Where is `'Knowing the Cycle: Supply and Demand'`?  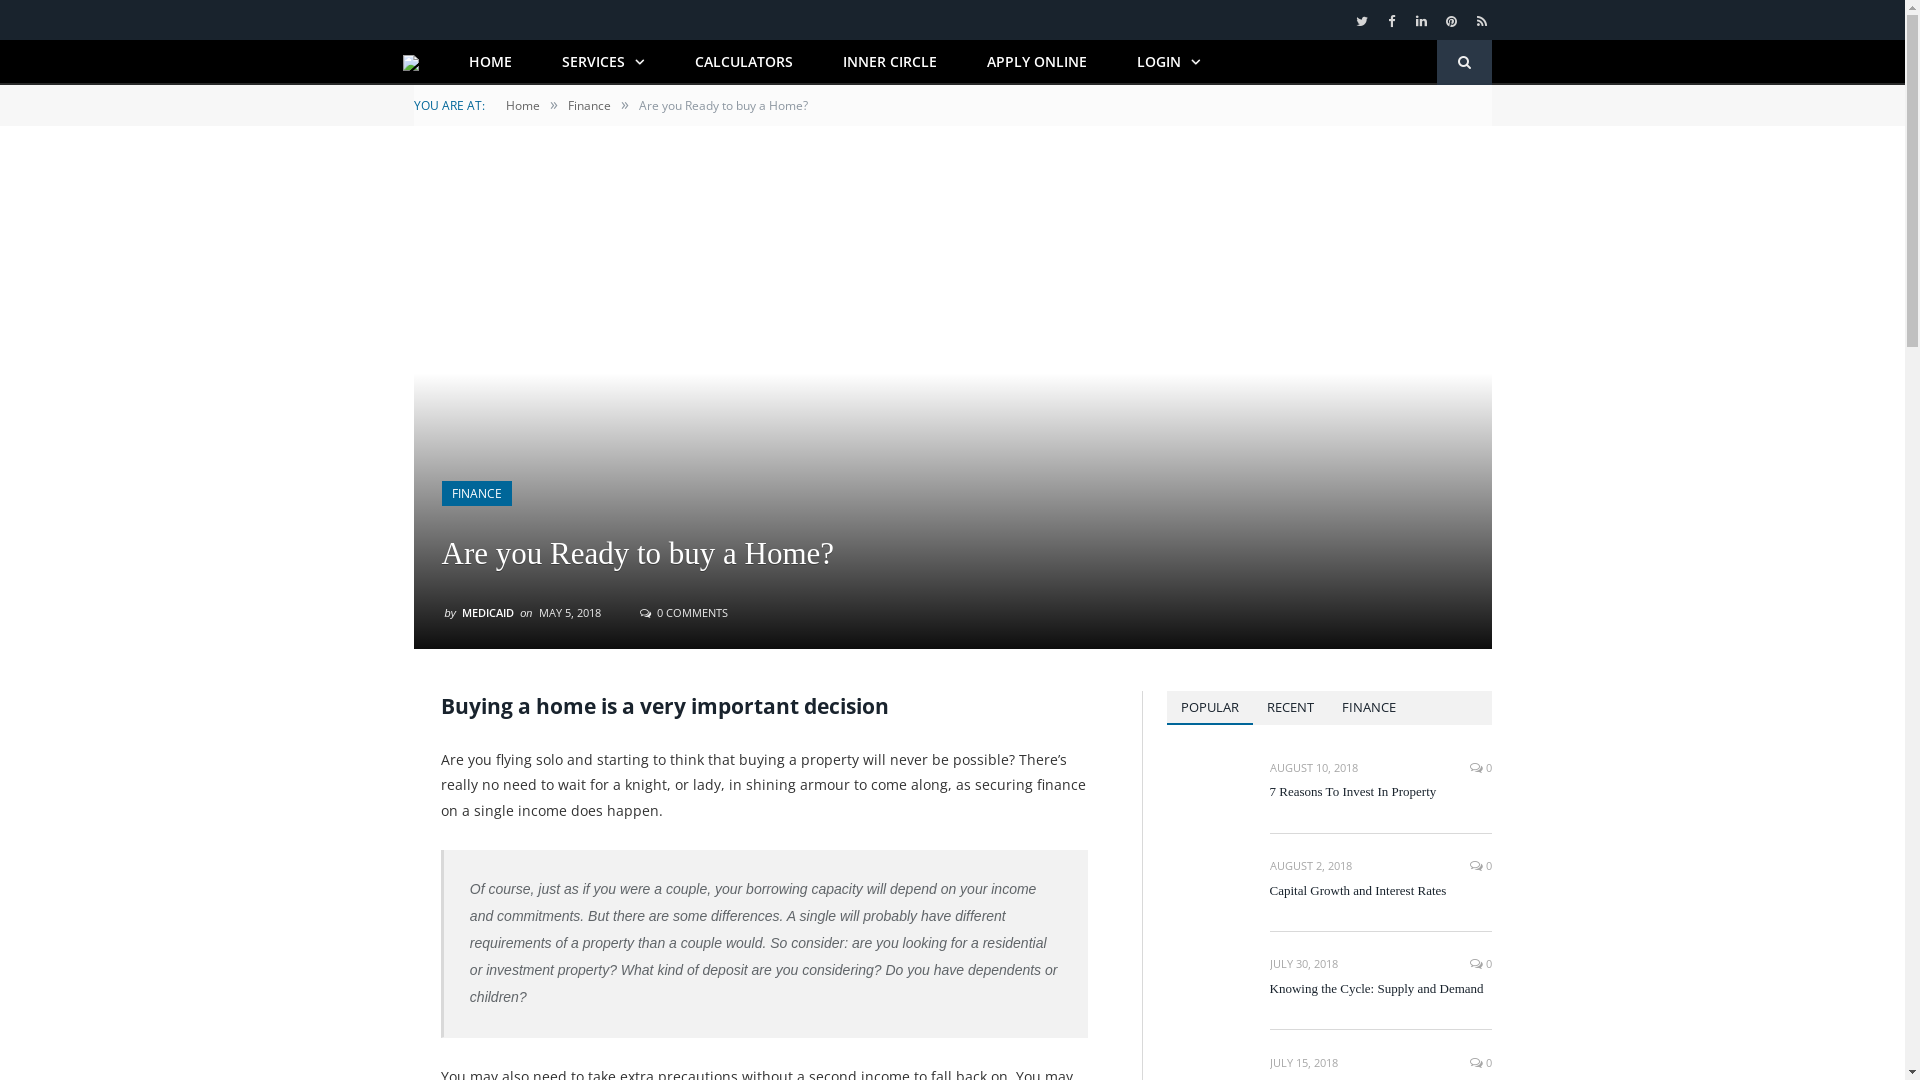
'Knowing the Cycle: Supply and Demand' is located at coordinates (1380, 988).